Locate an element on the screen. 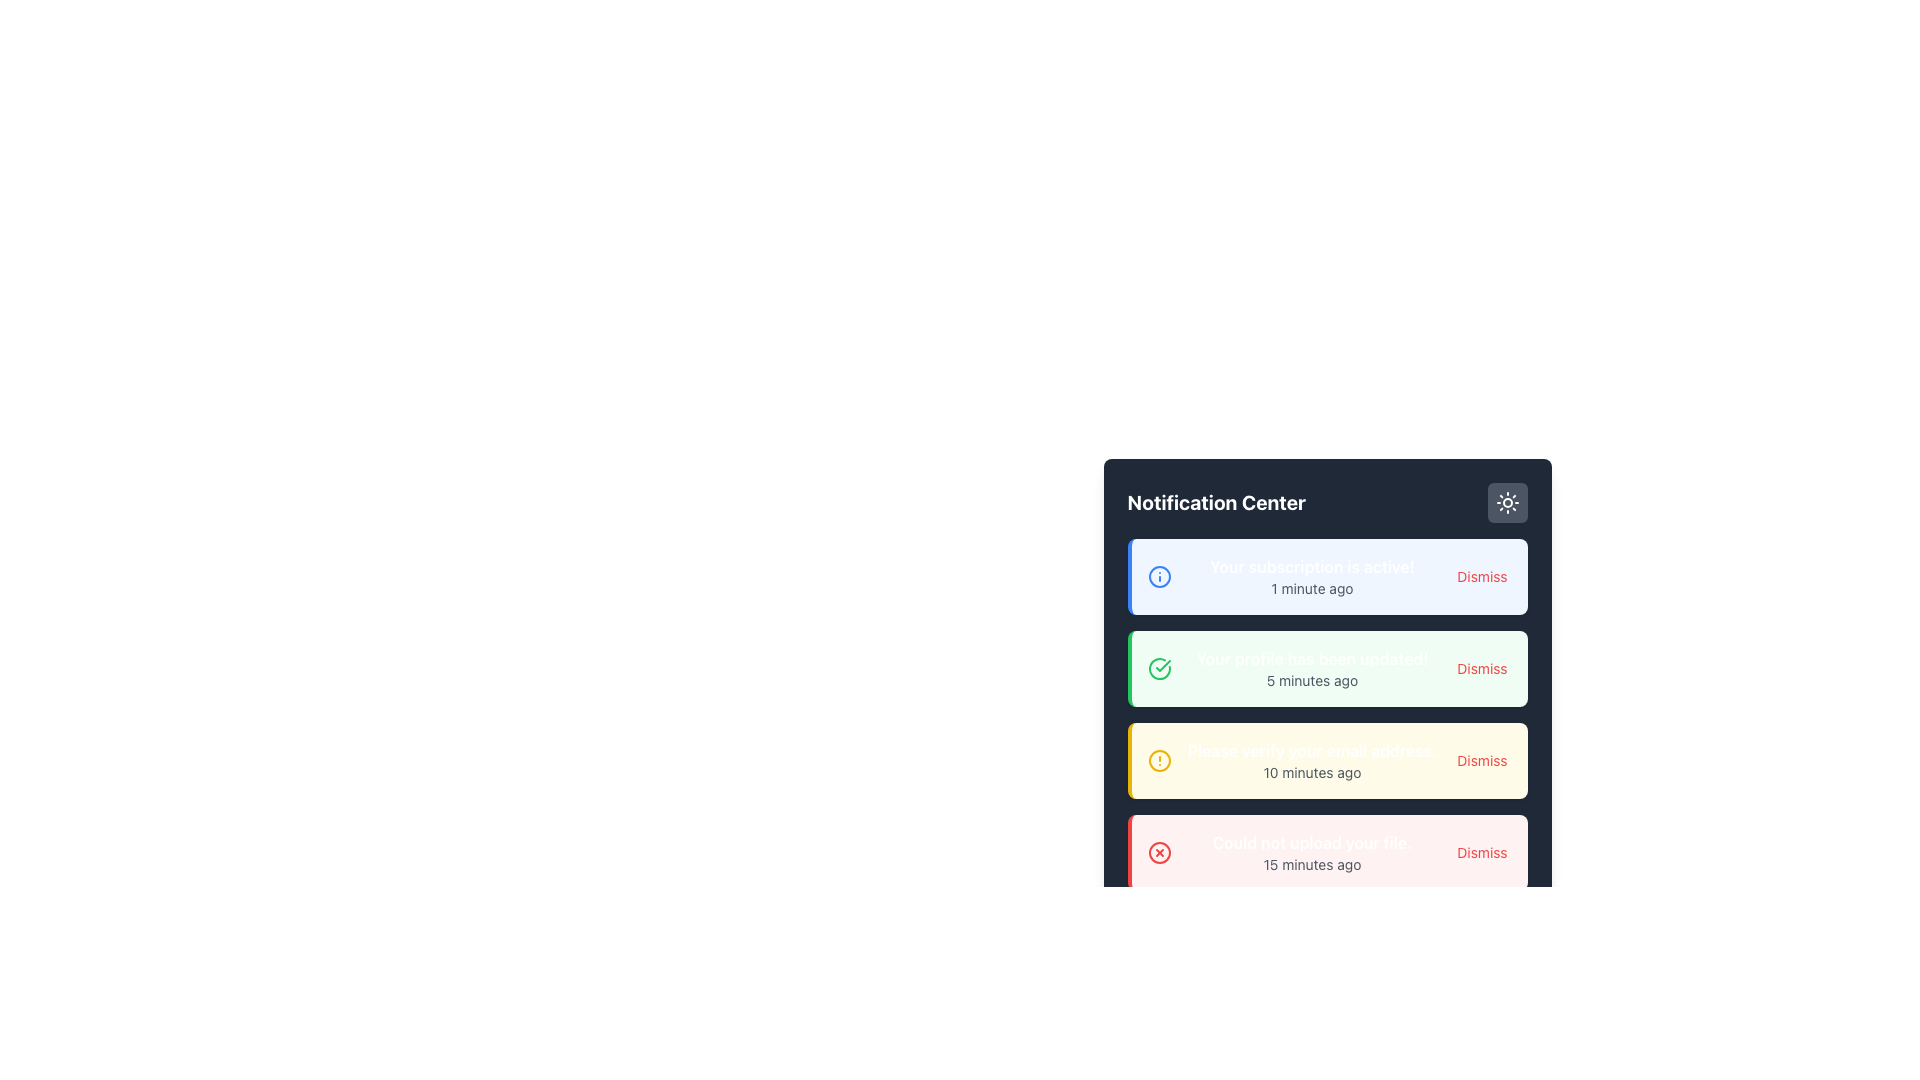 The height and width of the screenshot is (1080, 1920). the SVG Icon that represents a confirmation or success indicator located in the second card of the vertically stacked notification list in the notification center, positioned towards the left side of the card is located at coordinates (1162, 666).